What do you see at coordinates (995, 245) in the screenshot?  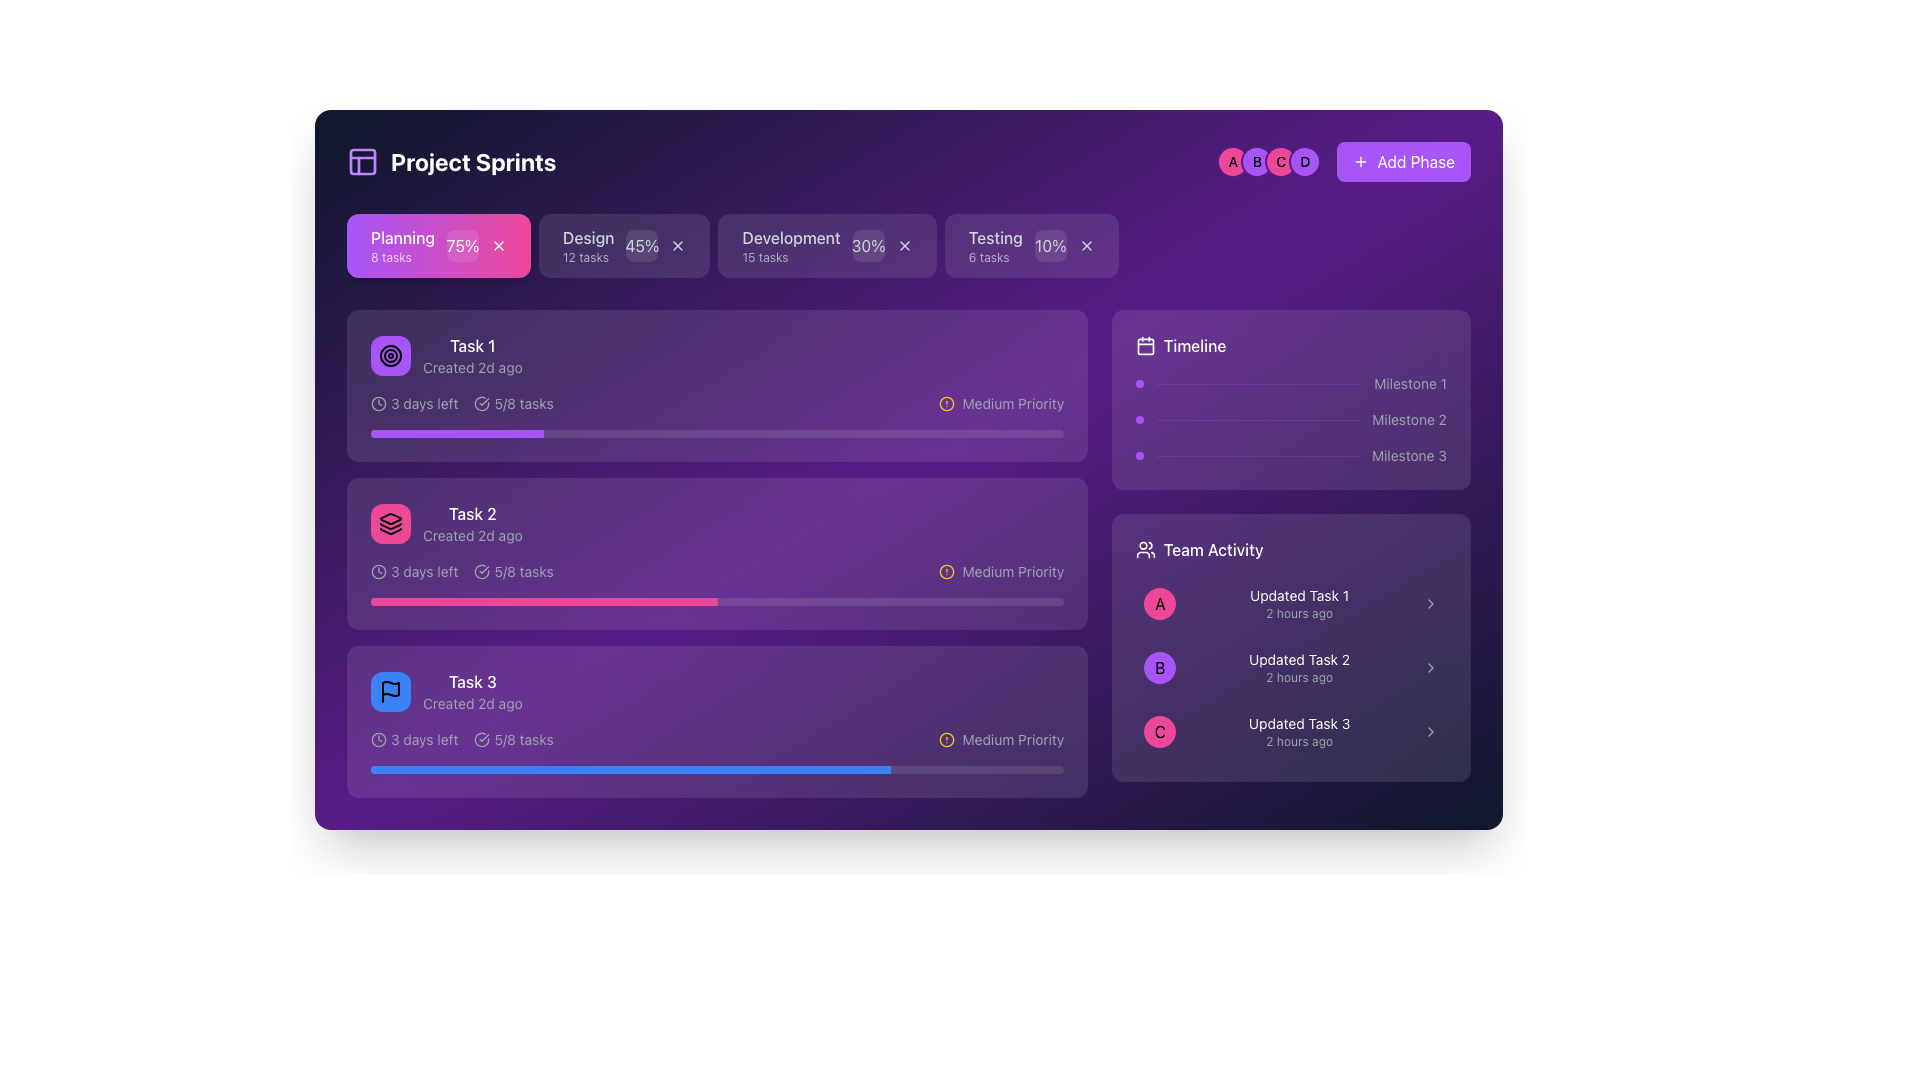 I see `information presented in the label summarizing the tasks associated with the 'Testing' phase of the project, which is located in the upper-right section of the interface, to the right of 'Planning', 'Design', and 'Development'` at bounding box center [995, 245].